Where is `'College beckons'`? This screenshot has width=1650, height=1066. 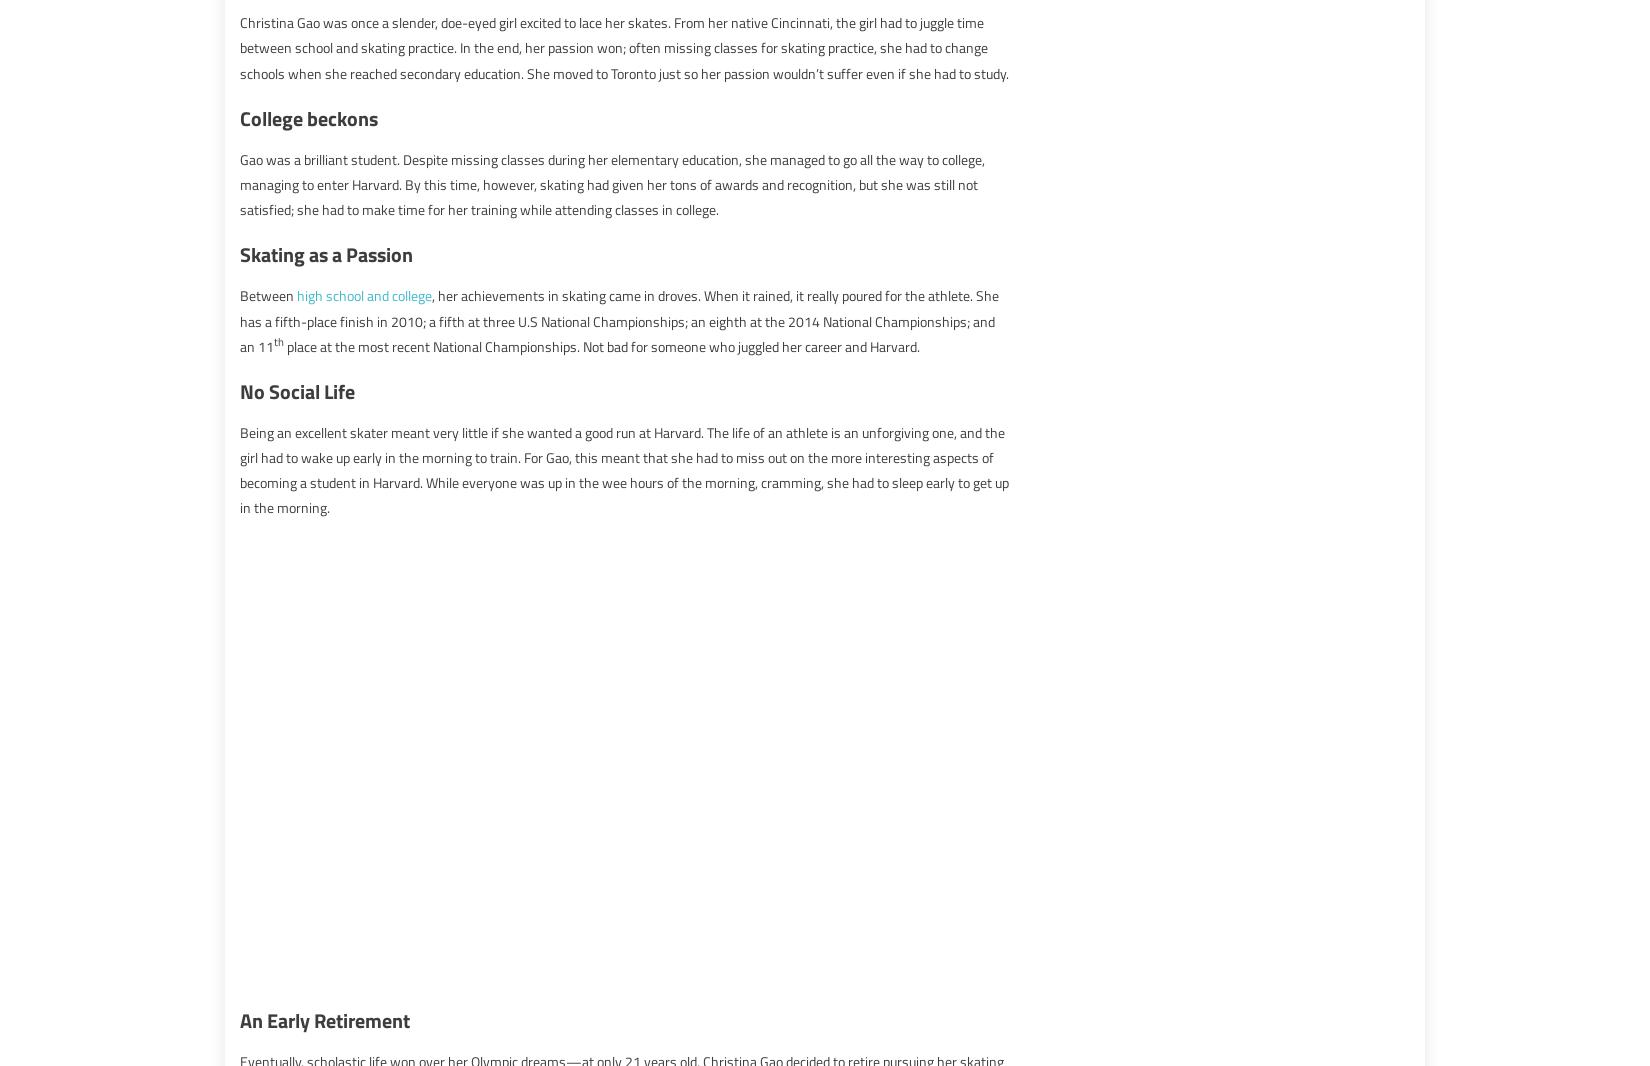 'College beckons' is located at coordinates (309, 116).